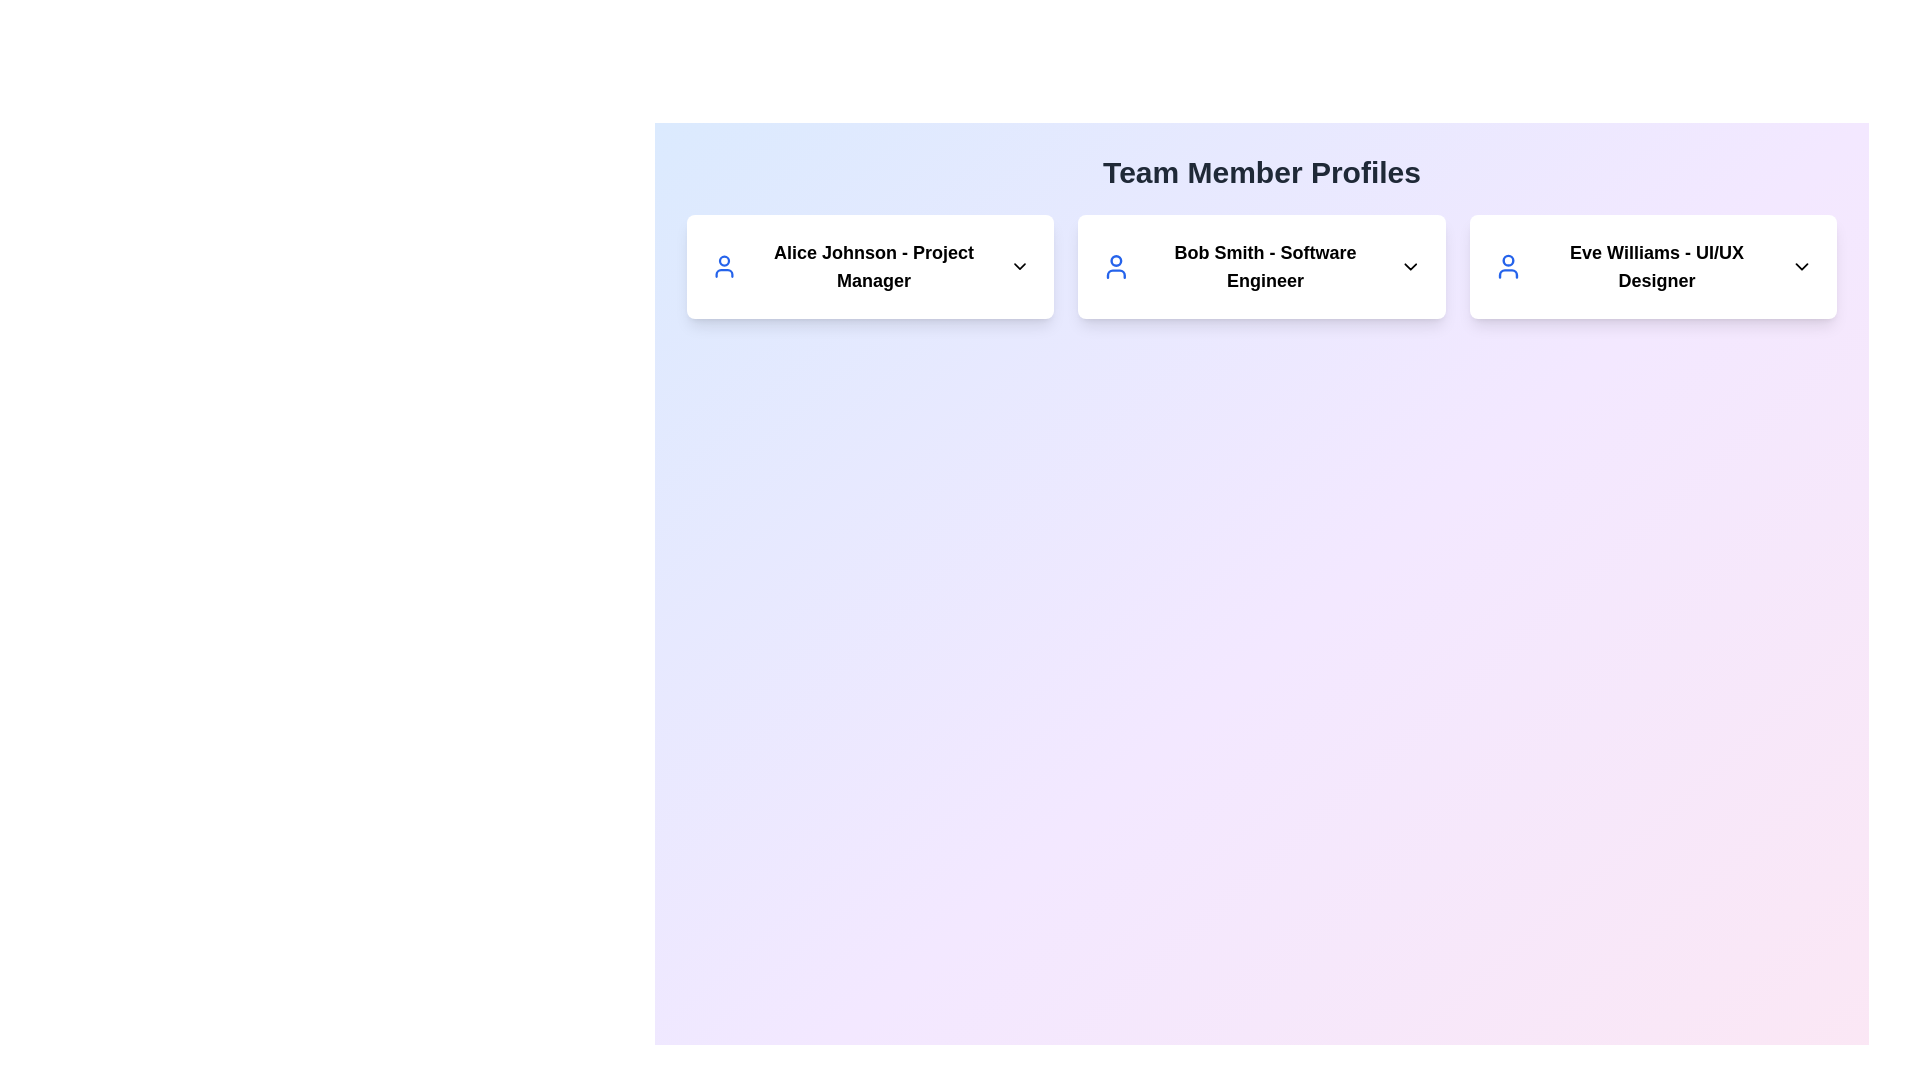 The image size is (1920, 1080). What do you see at coordinates (1508, 265) in the screenshot?
I see `the user icon styled in blue` at bounding box center [1508, 265].